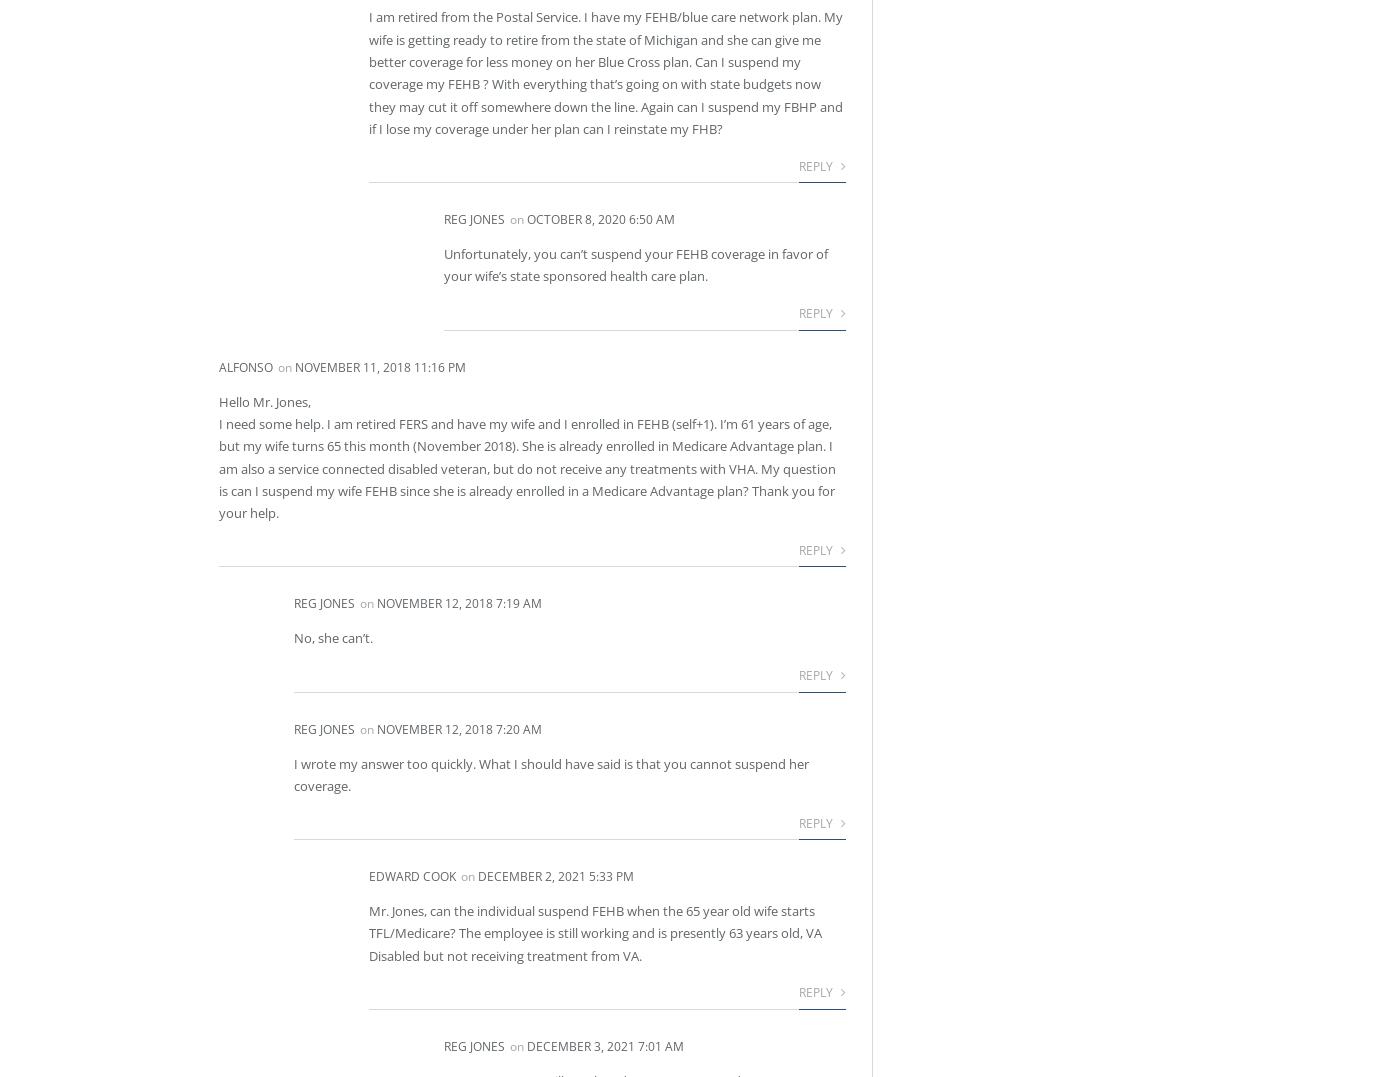 This screenshot has width=1391, height=1077. I want to click on 'Mr. Jones, can the individual suspend FEHB when the 65 year old wife starts TFL/Medicare?  The employee is still  working and is presently 63 years old, VA Disabled but not receiving treatment from VA.', so click(594, 932).